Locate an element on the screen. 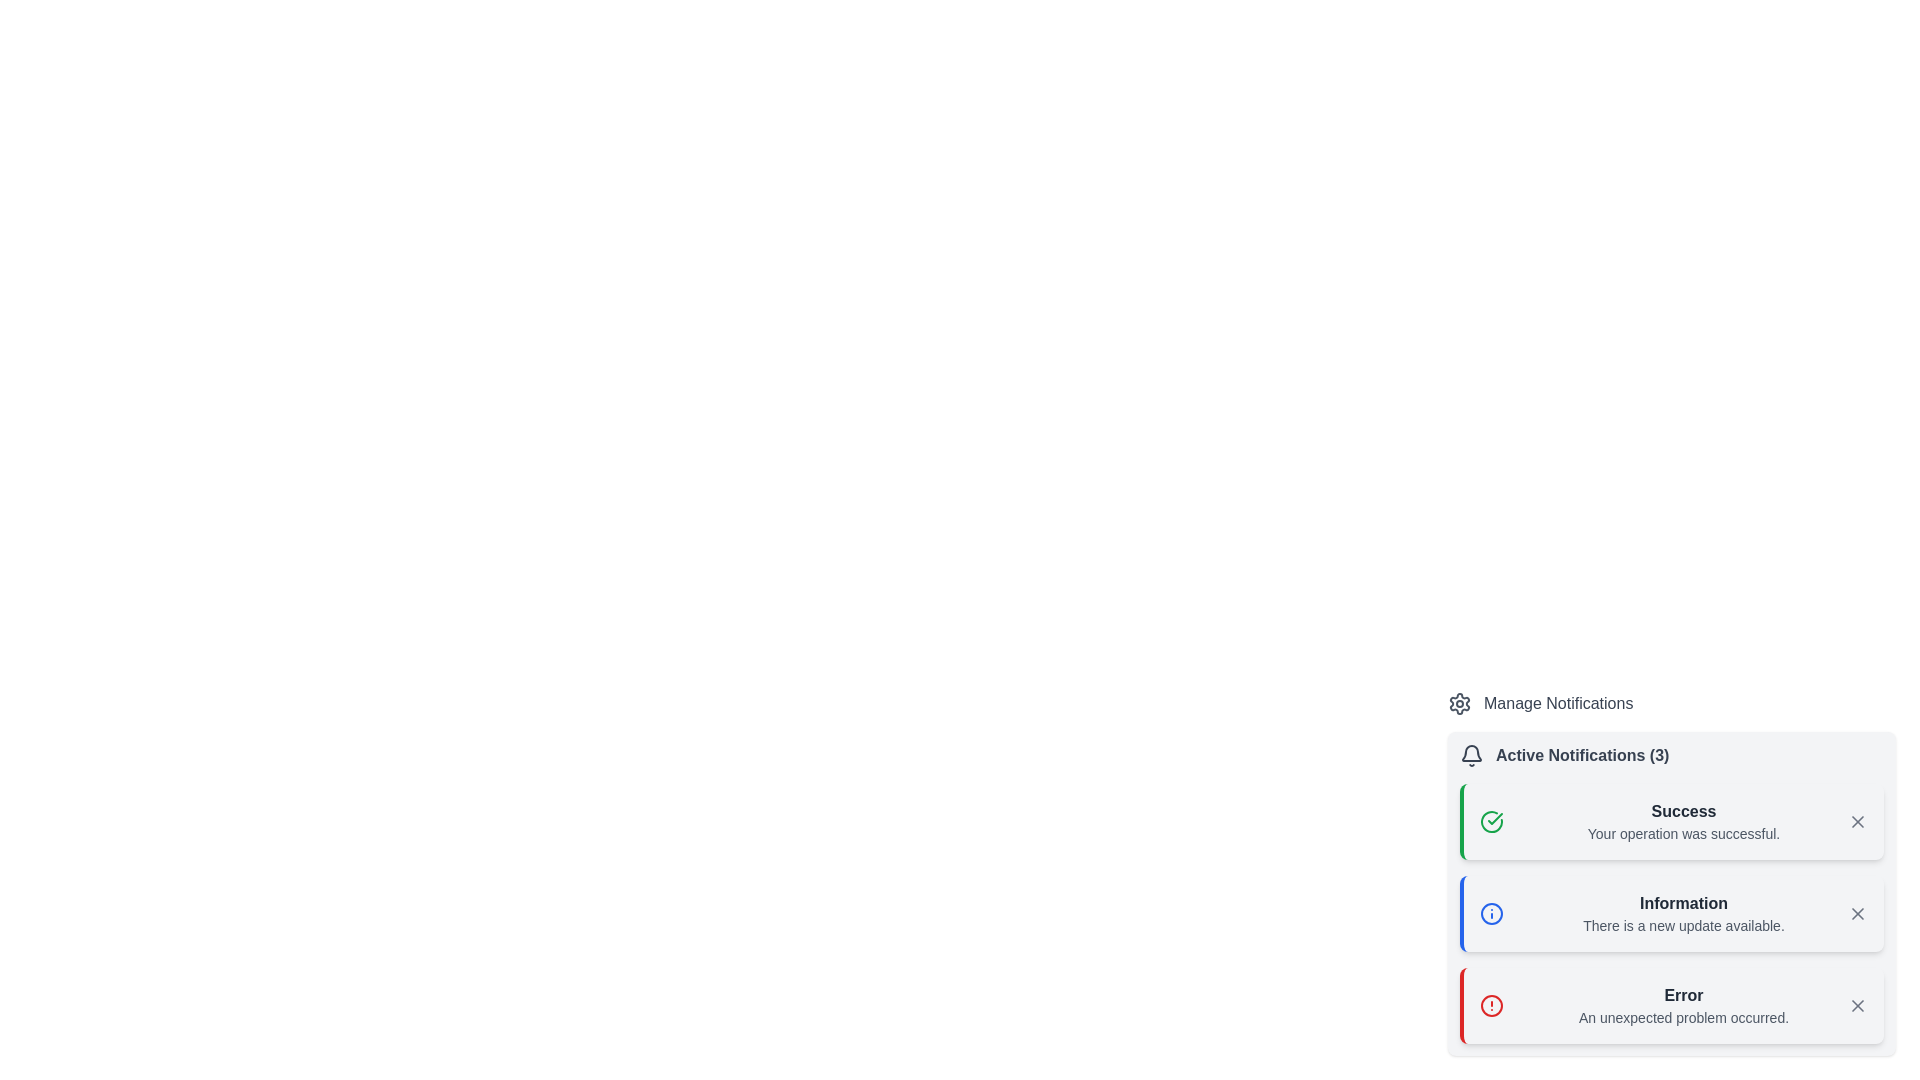 The image size is (1920, 1080). text label 'Active Notifications (3)' which is bolded and located near a bell icon in the notification summary box is located at coordinates (1581, 756).